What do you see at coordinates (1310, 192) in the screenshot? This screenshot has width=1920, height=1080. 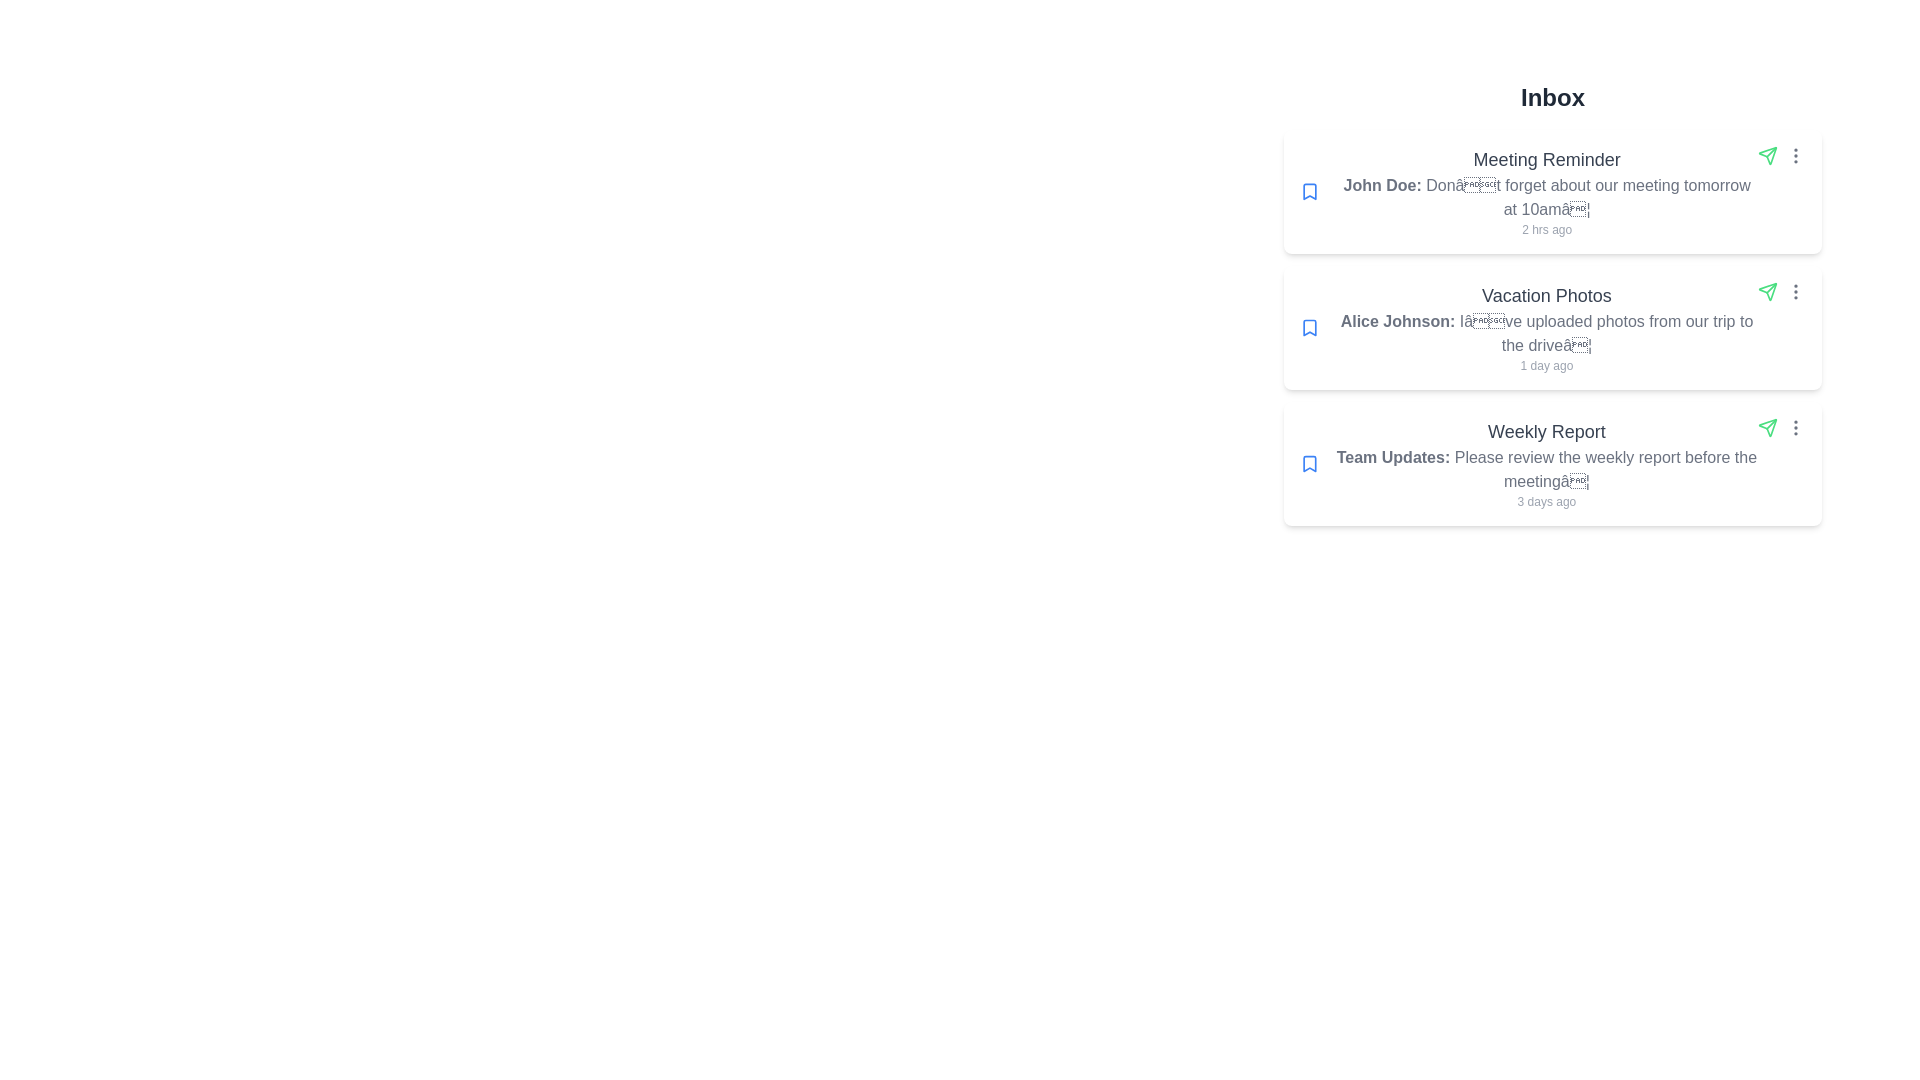 I see `bookmark icon for the message with subject Meeting Reminder` at bounding box center [1310, 192].